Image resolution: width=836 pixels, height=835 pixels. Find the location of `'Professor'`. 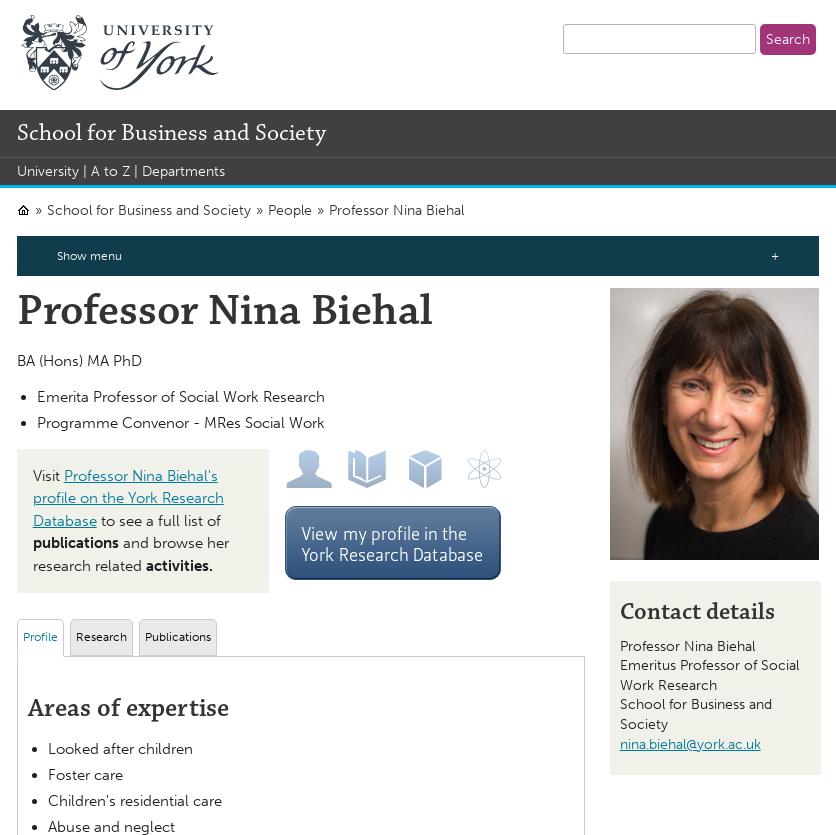

'Professor' is located at coordinates (617, 644).